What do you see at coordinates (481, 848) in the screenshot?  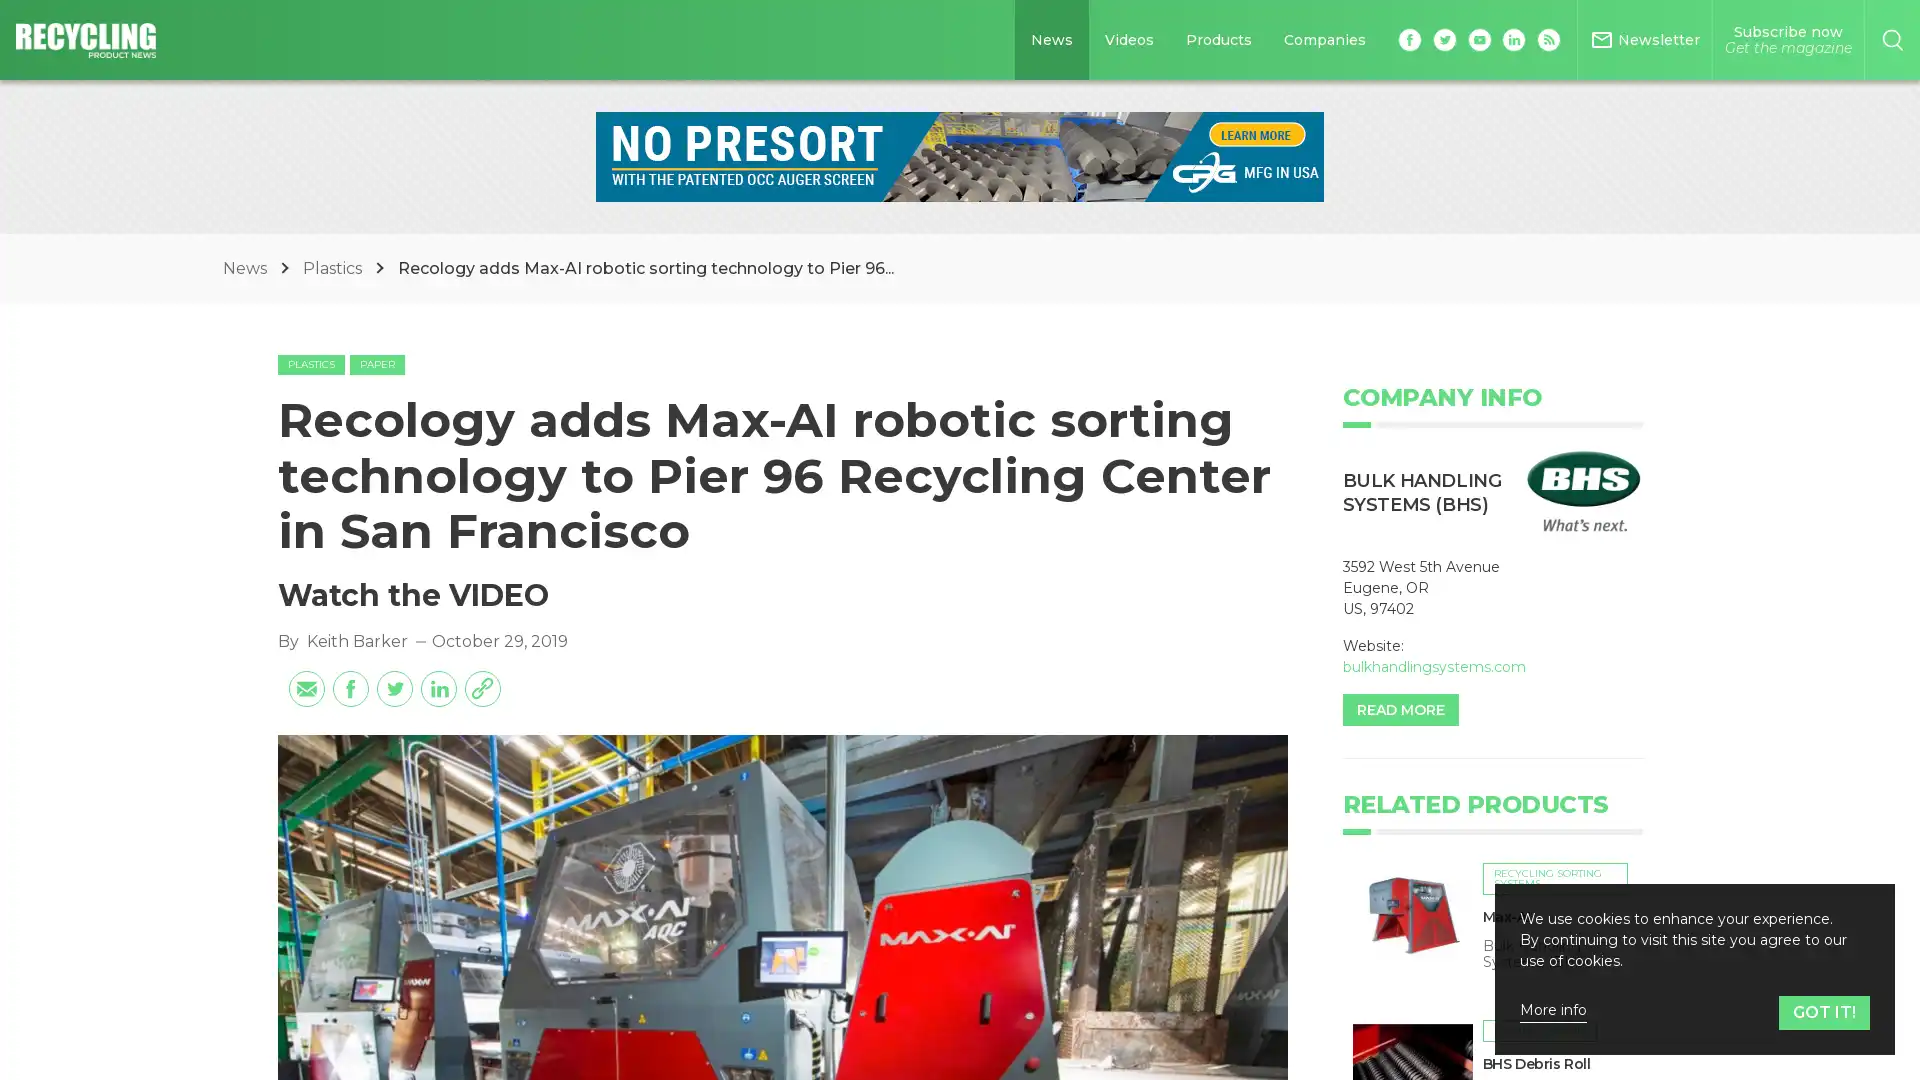 I see `Copy the link` at bounding box center [481, 848].